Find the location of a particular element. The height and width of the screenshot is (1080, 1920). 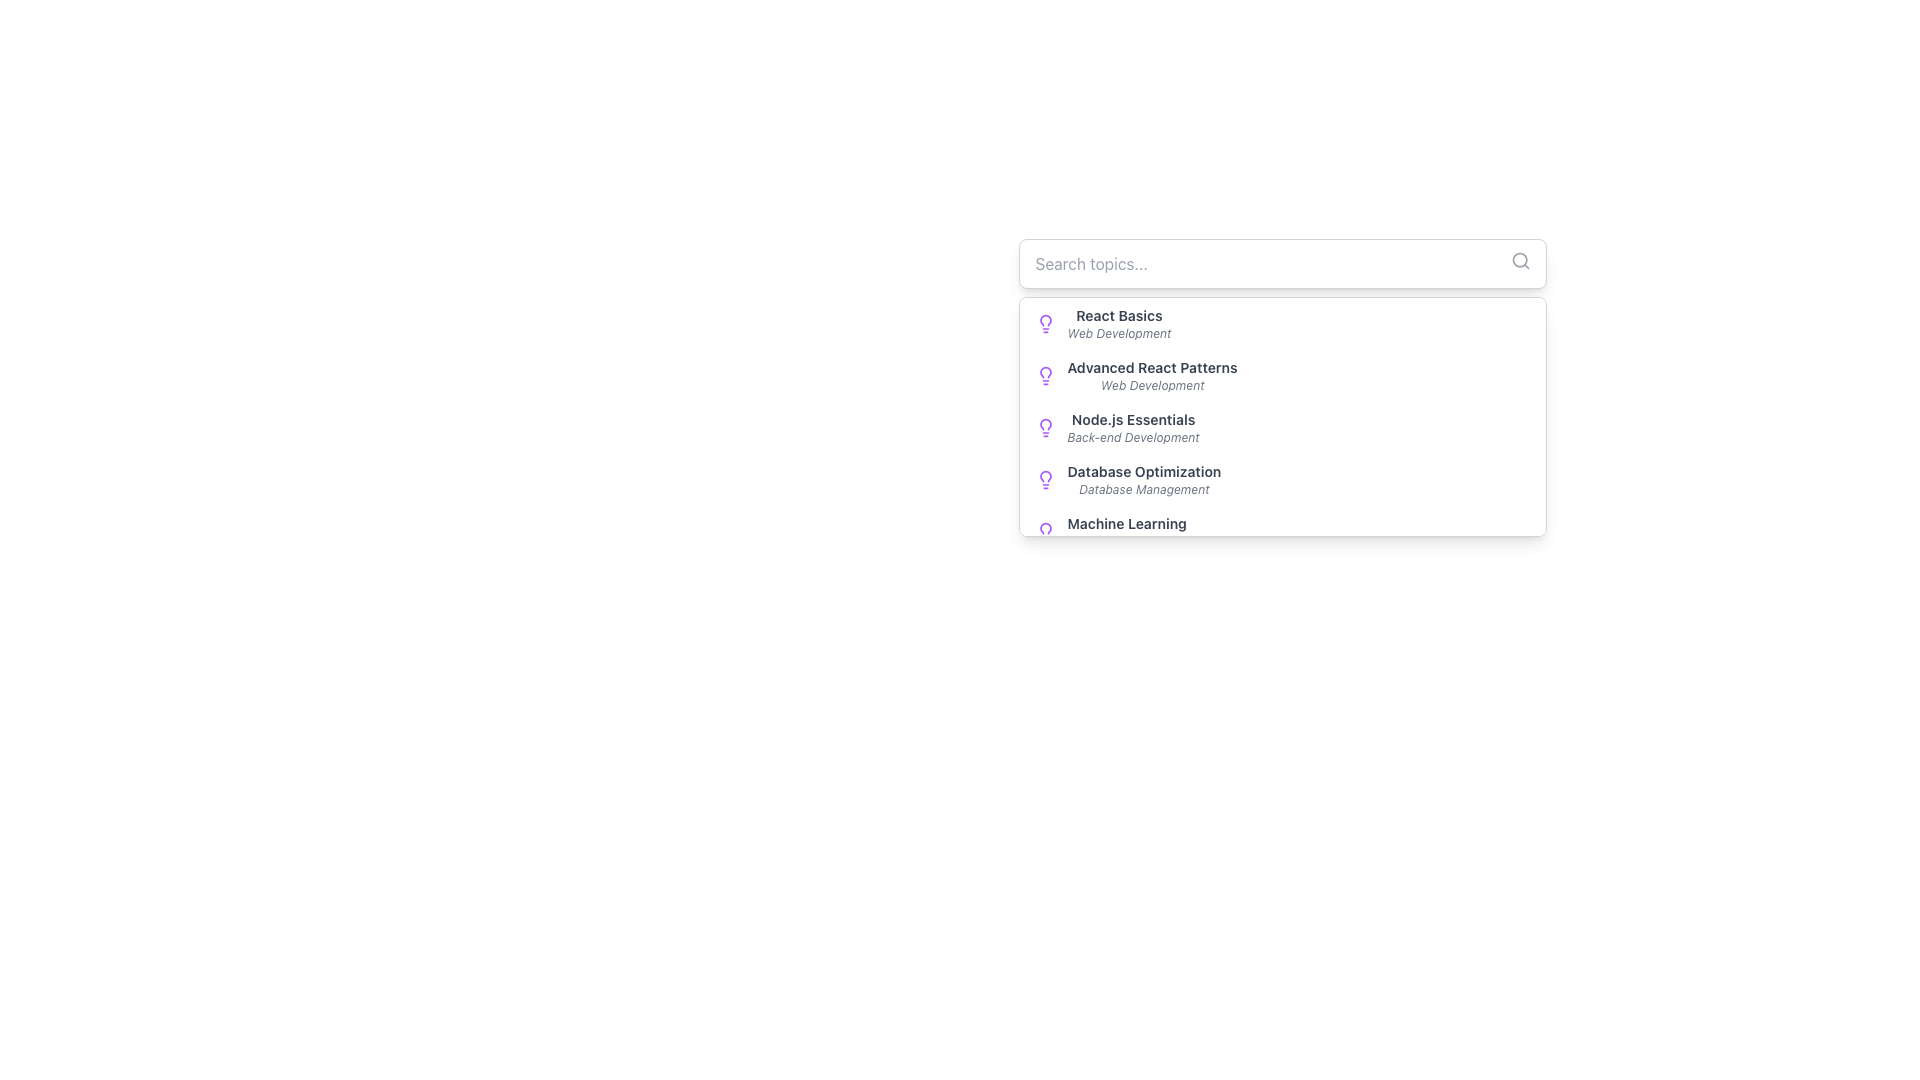

the icon representing the list item 'Advanced React Patterns', which is located to the left of the text in the dropdown panel is located at coordinates (1044, 375).